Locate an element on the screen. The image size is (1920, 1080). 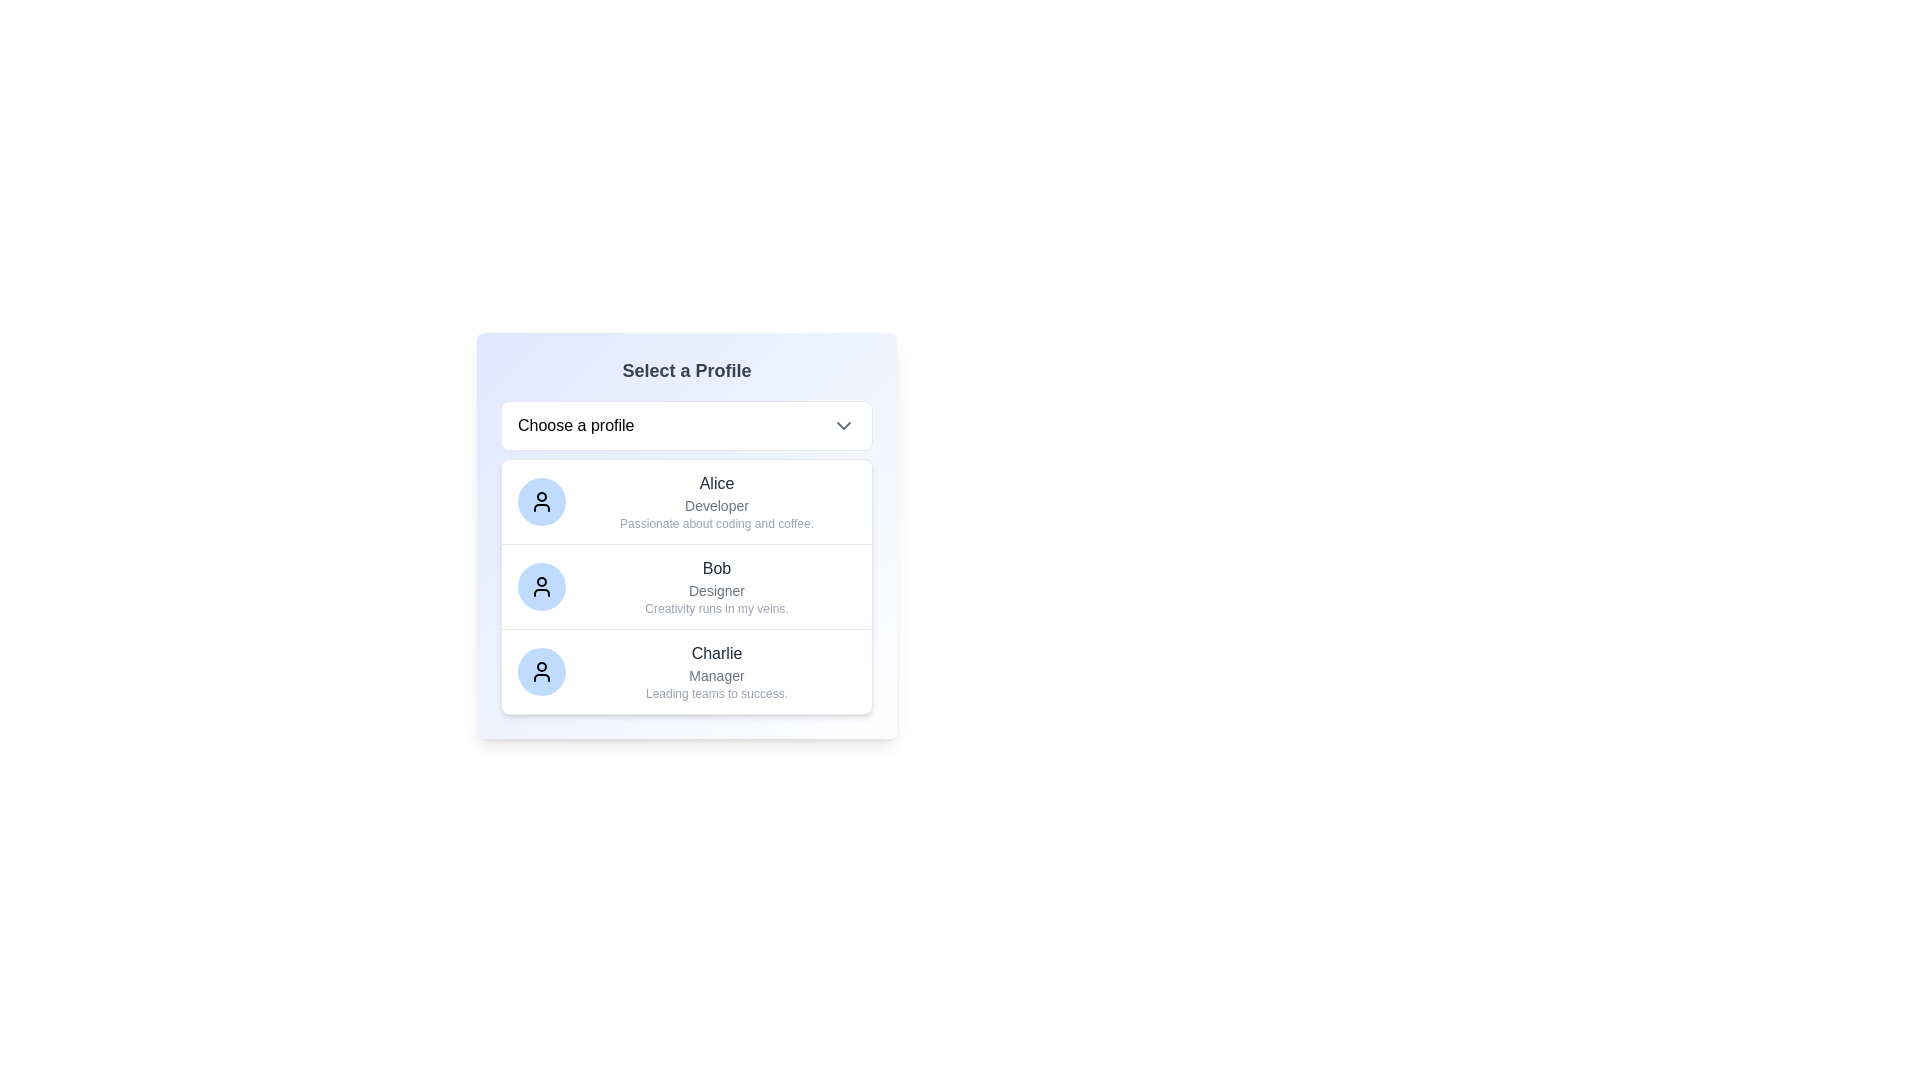
the Profile Card representing user 'Bob', which is the second item in the list of profile cards is located at coordinates (686, 585).